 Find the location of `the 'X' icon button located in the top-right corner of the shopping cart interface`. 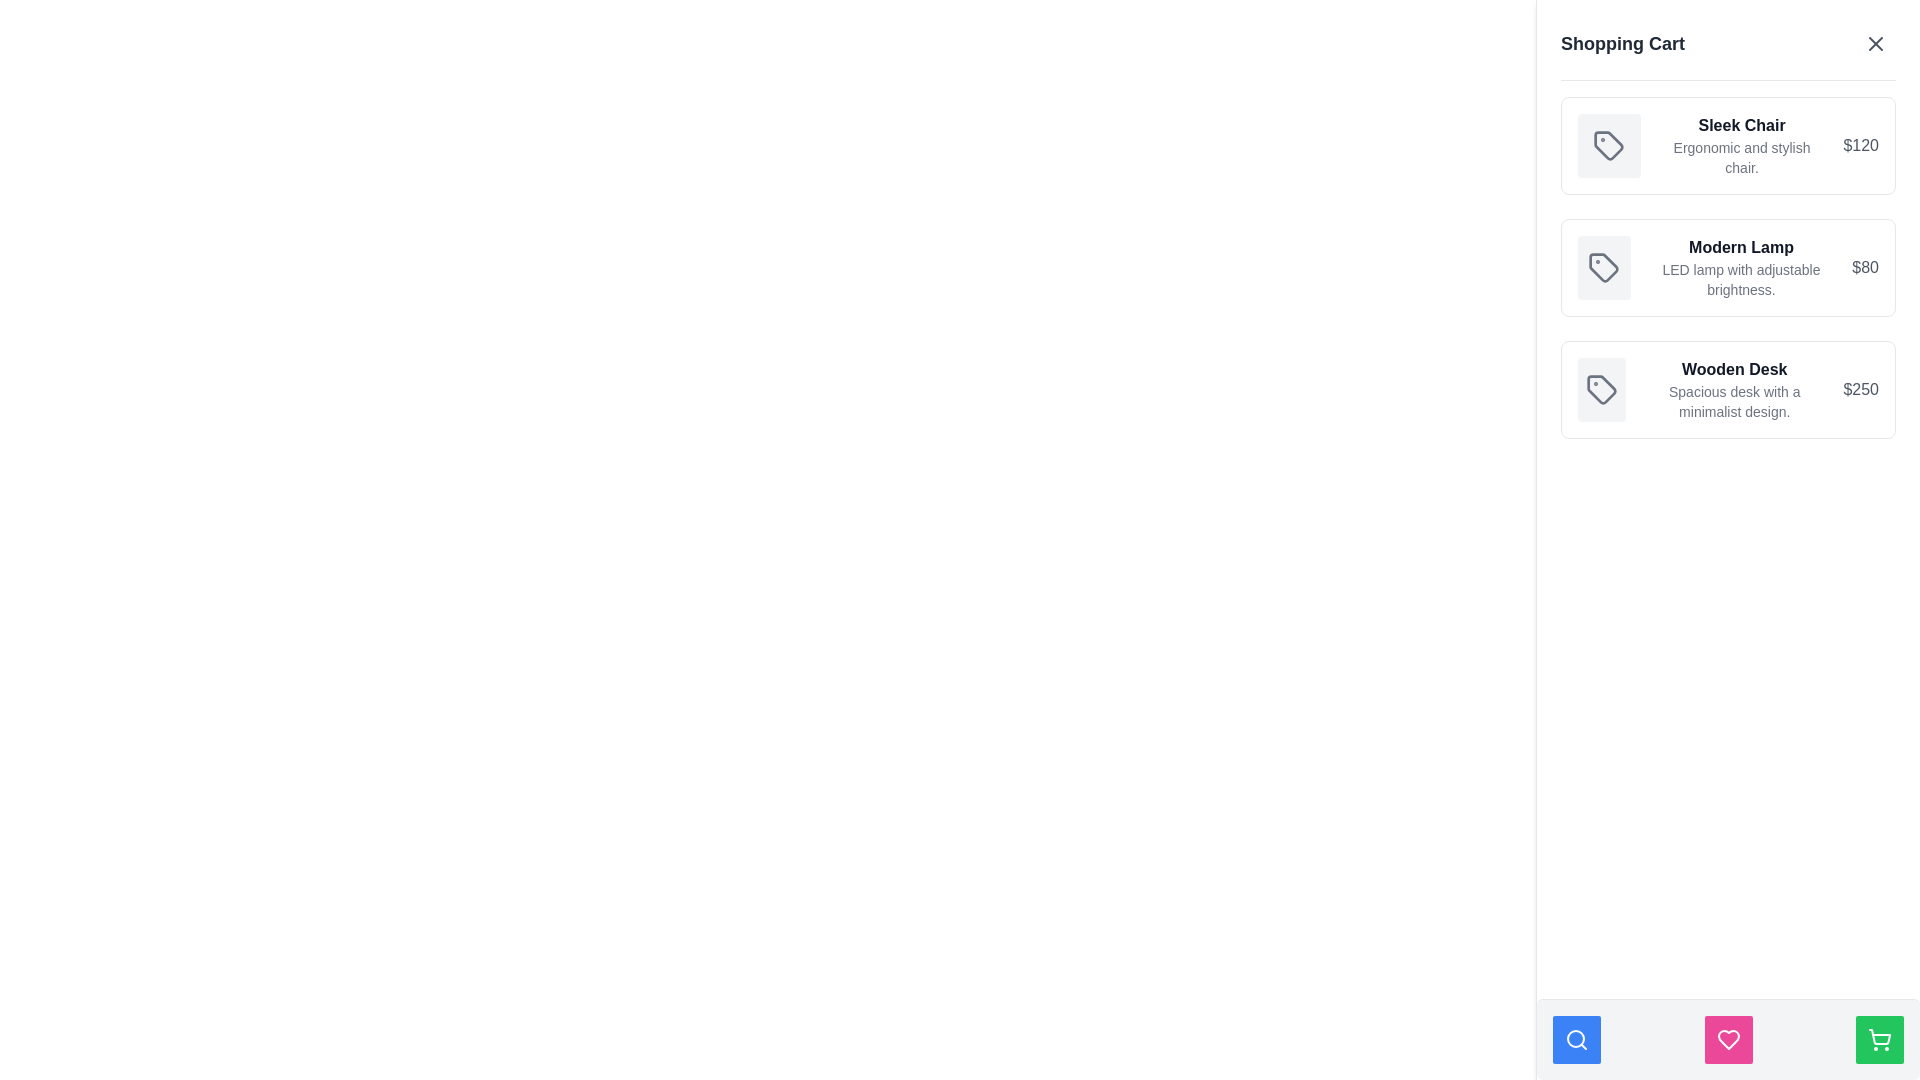

the 'X' icon button located in the top-right corner of the shopping cart interface is located at coordinates (1875, 43).